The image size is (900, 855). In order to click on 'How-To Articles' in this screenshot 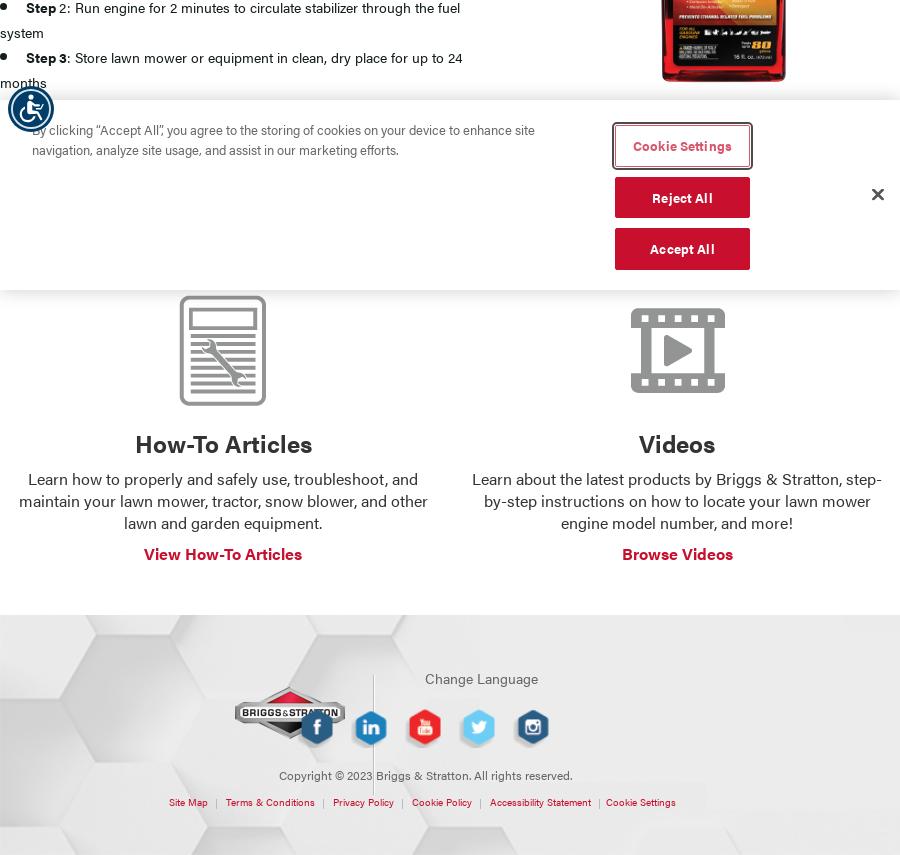, I will do `click(222, 441)`.